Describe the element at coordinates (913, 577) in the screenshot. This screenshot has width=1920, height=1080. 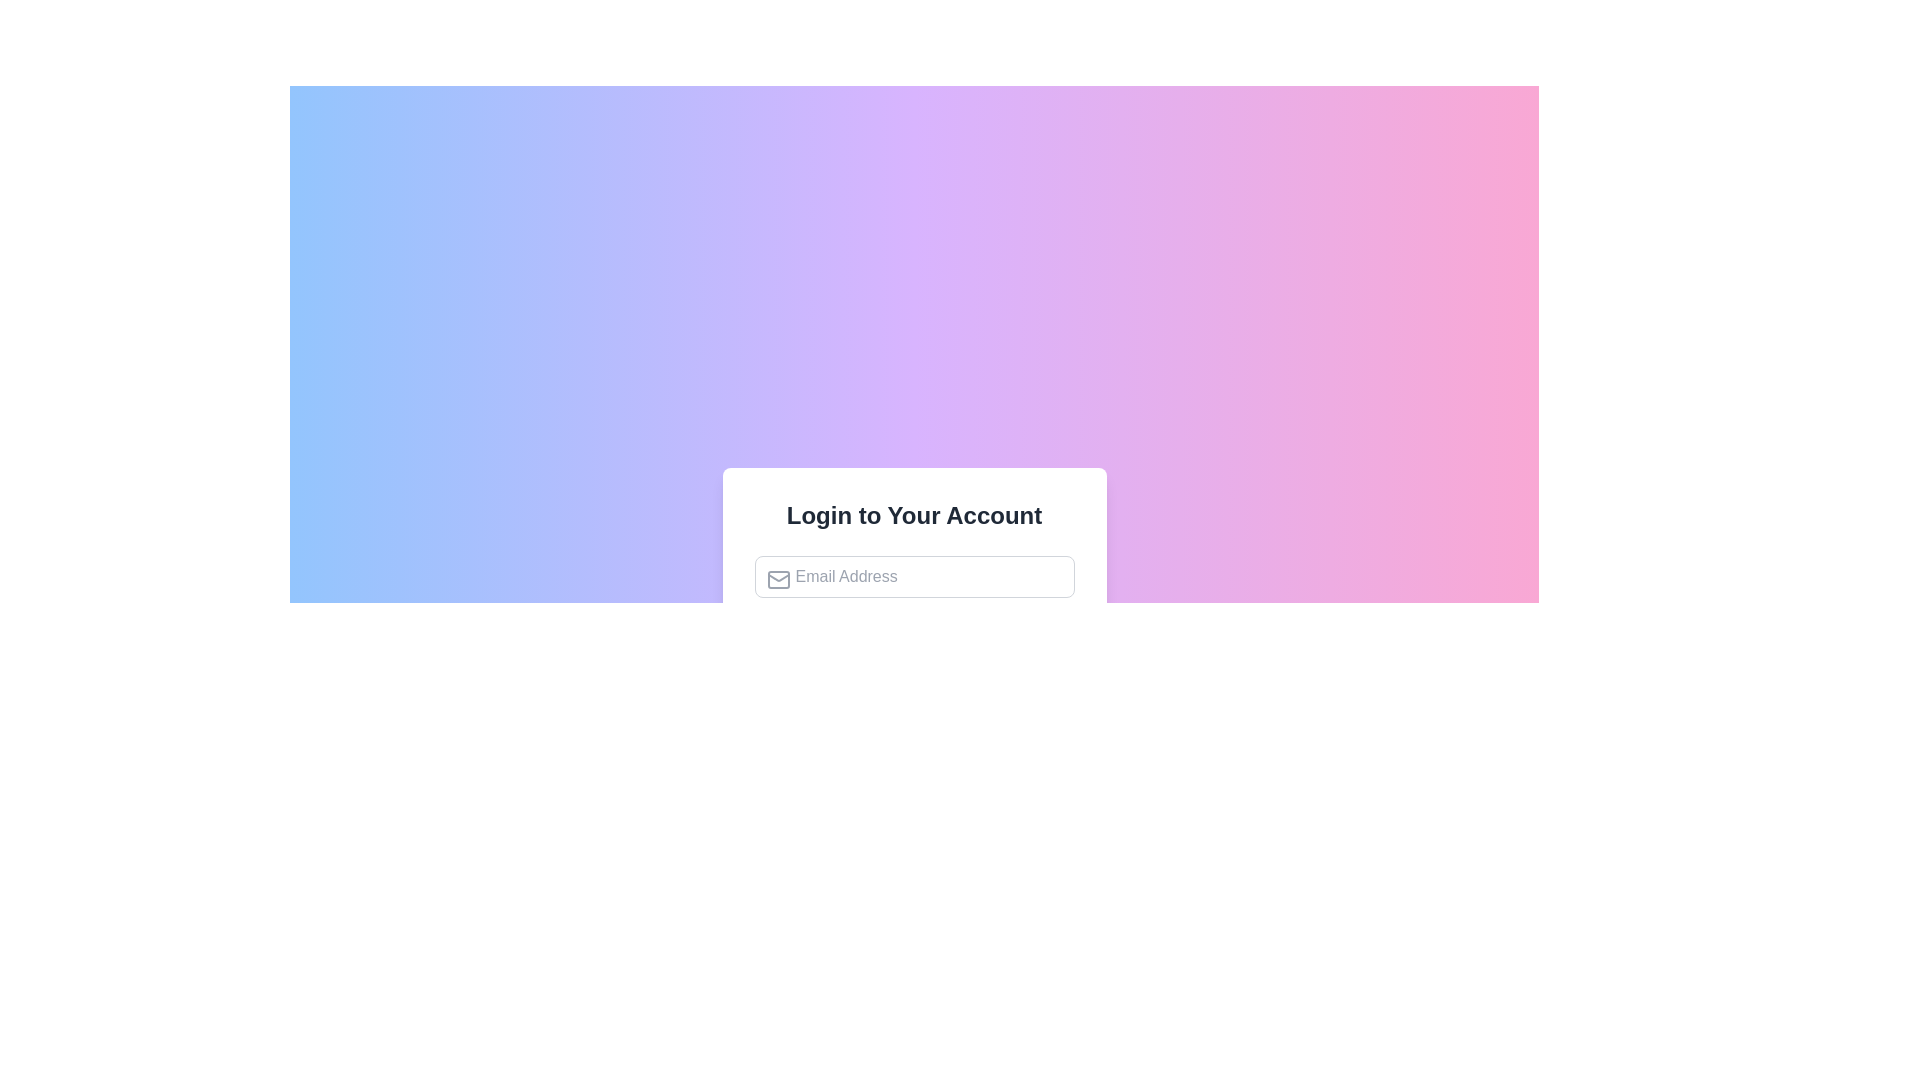
I see `the email input field with the placeholder 'Email Address'` at that location.